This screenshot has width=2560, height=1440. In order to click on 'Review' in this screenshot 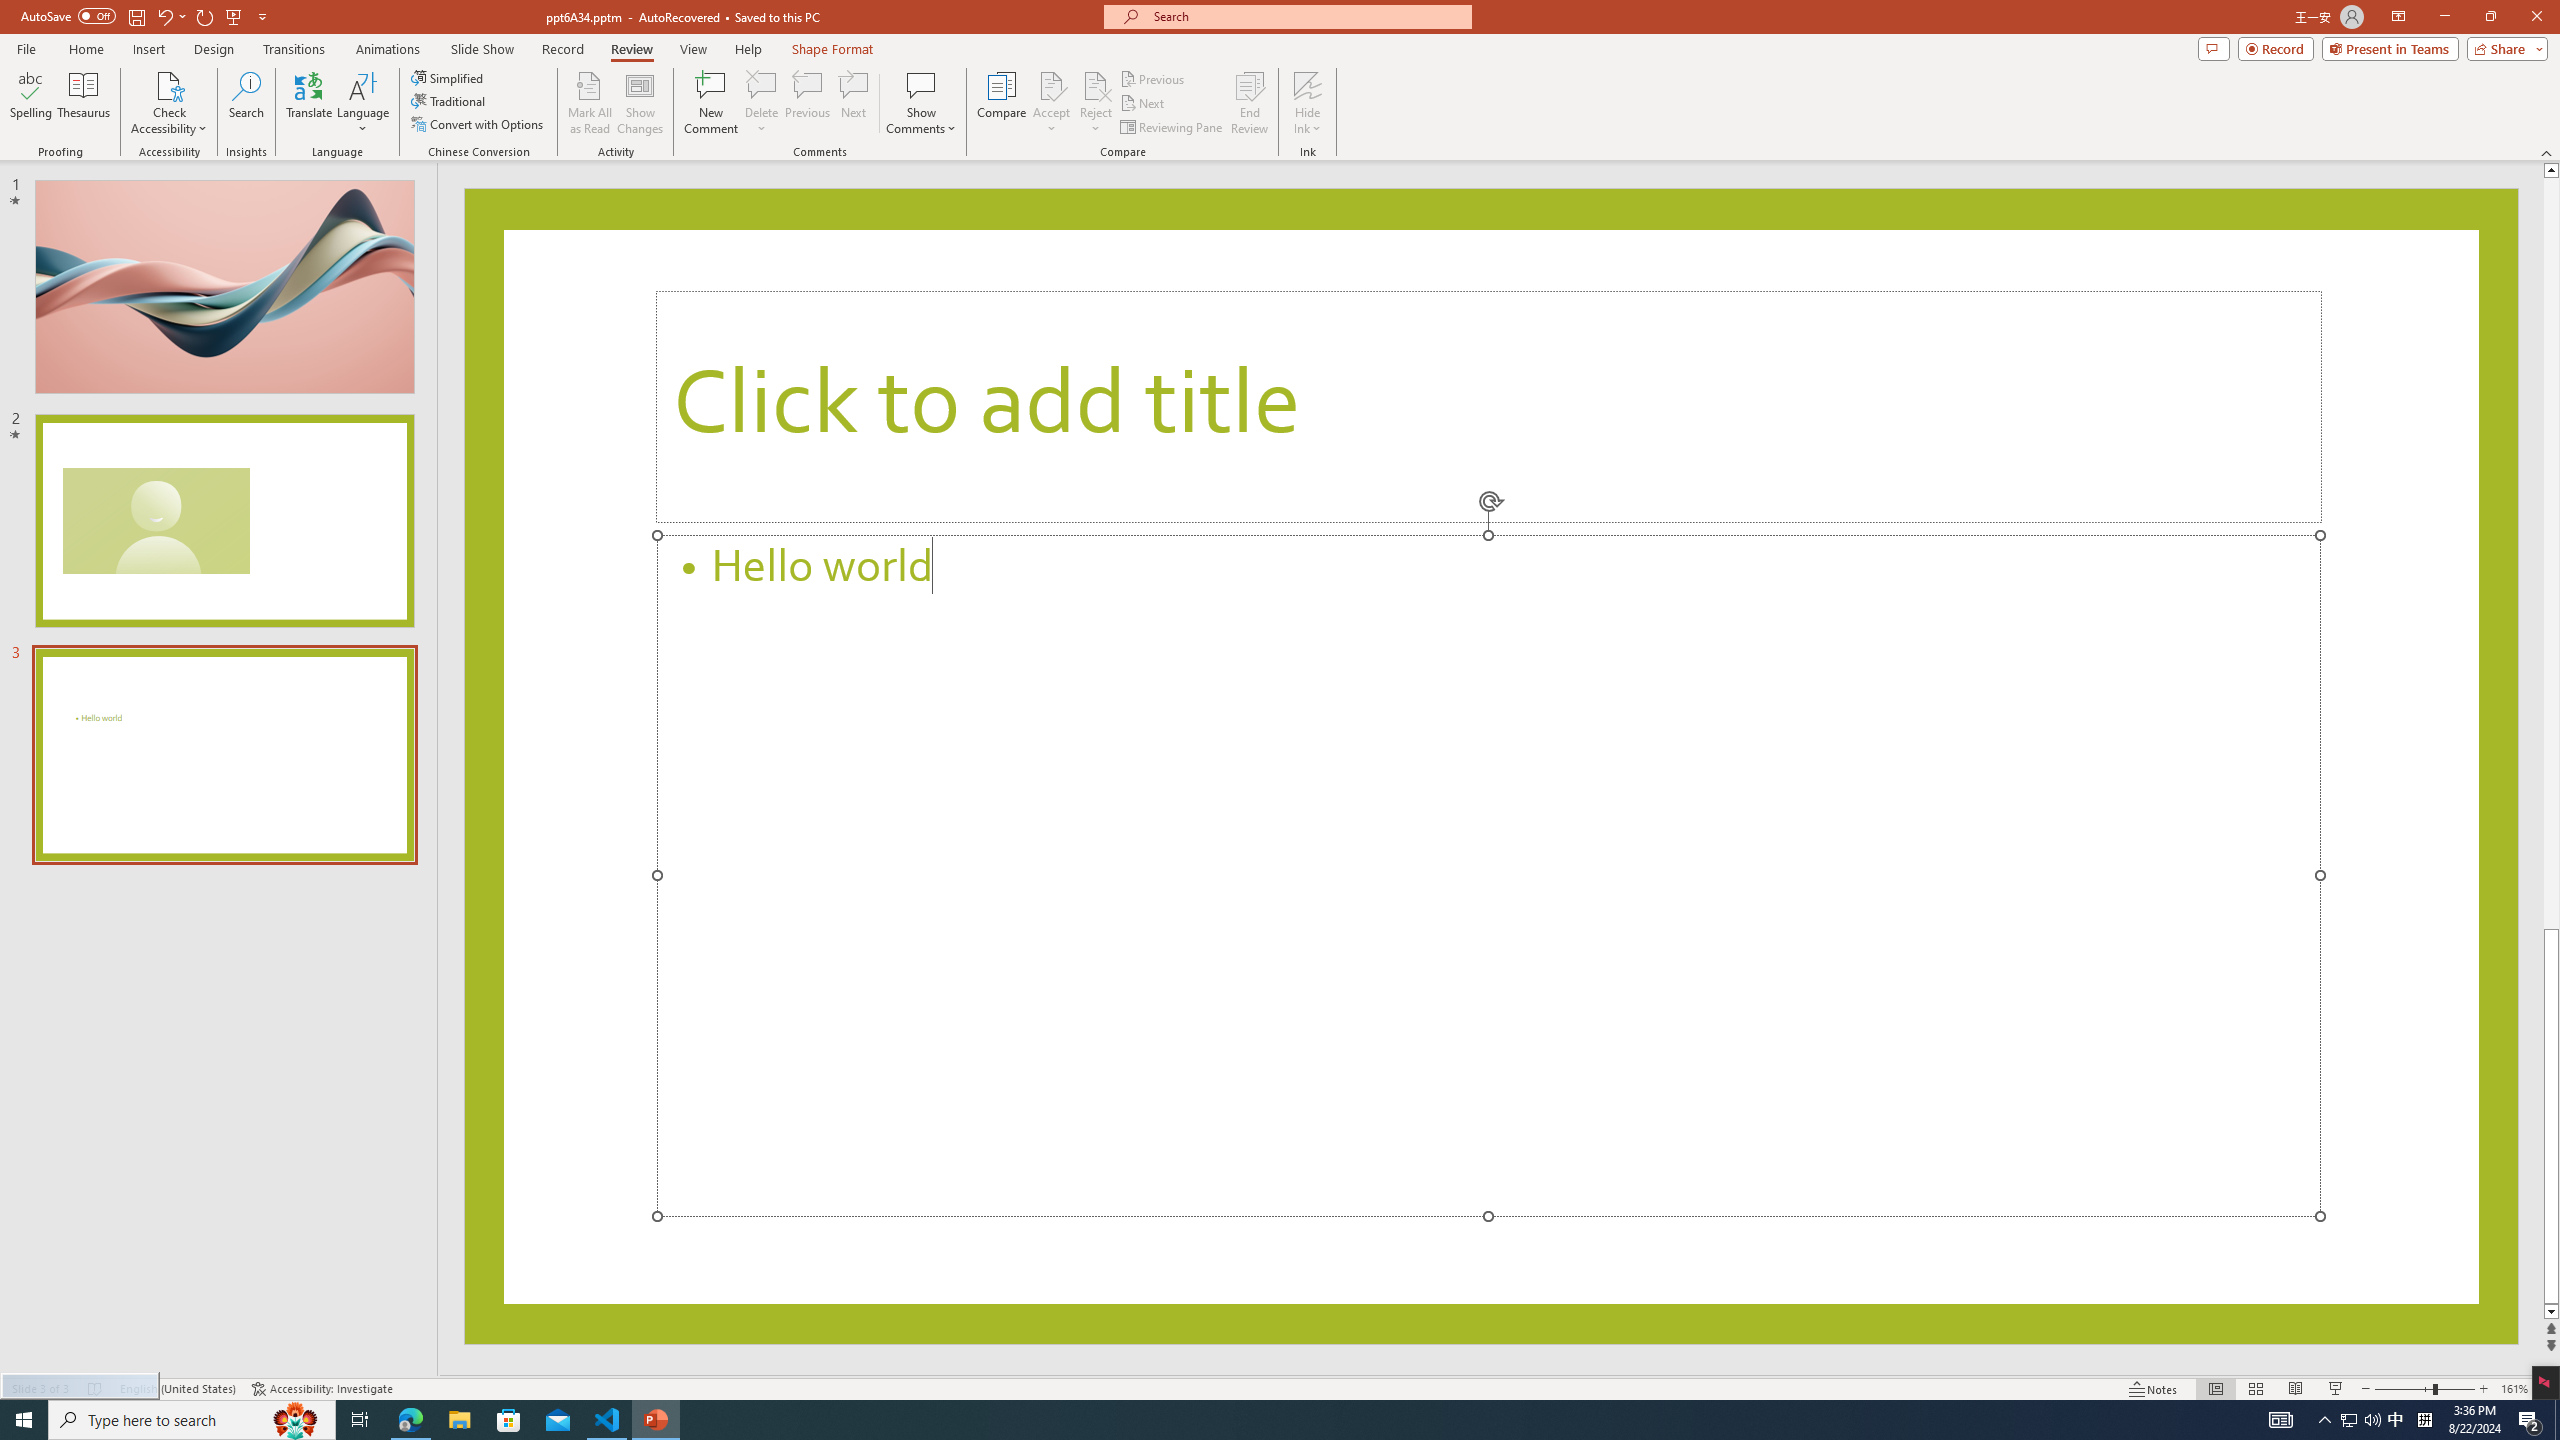, I will do `click(631, 49)`.